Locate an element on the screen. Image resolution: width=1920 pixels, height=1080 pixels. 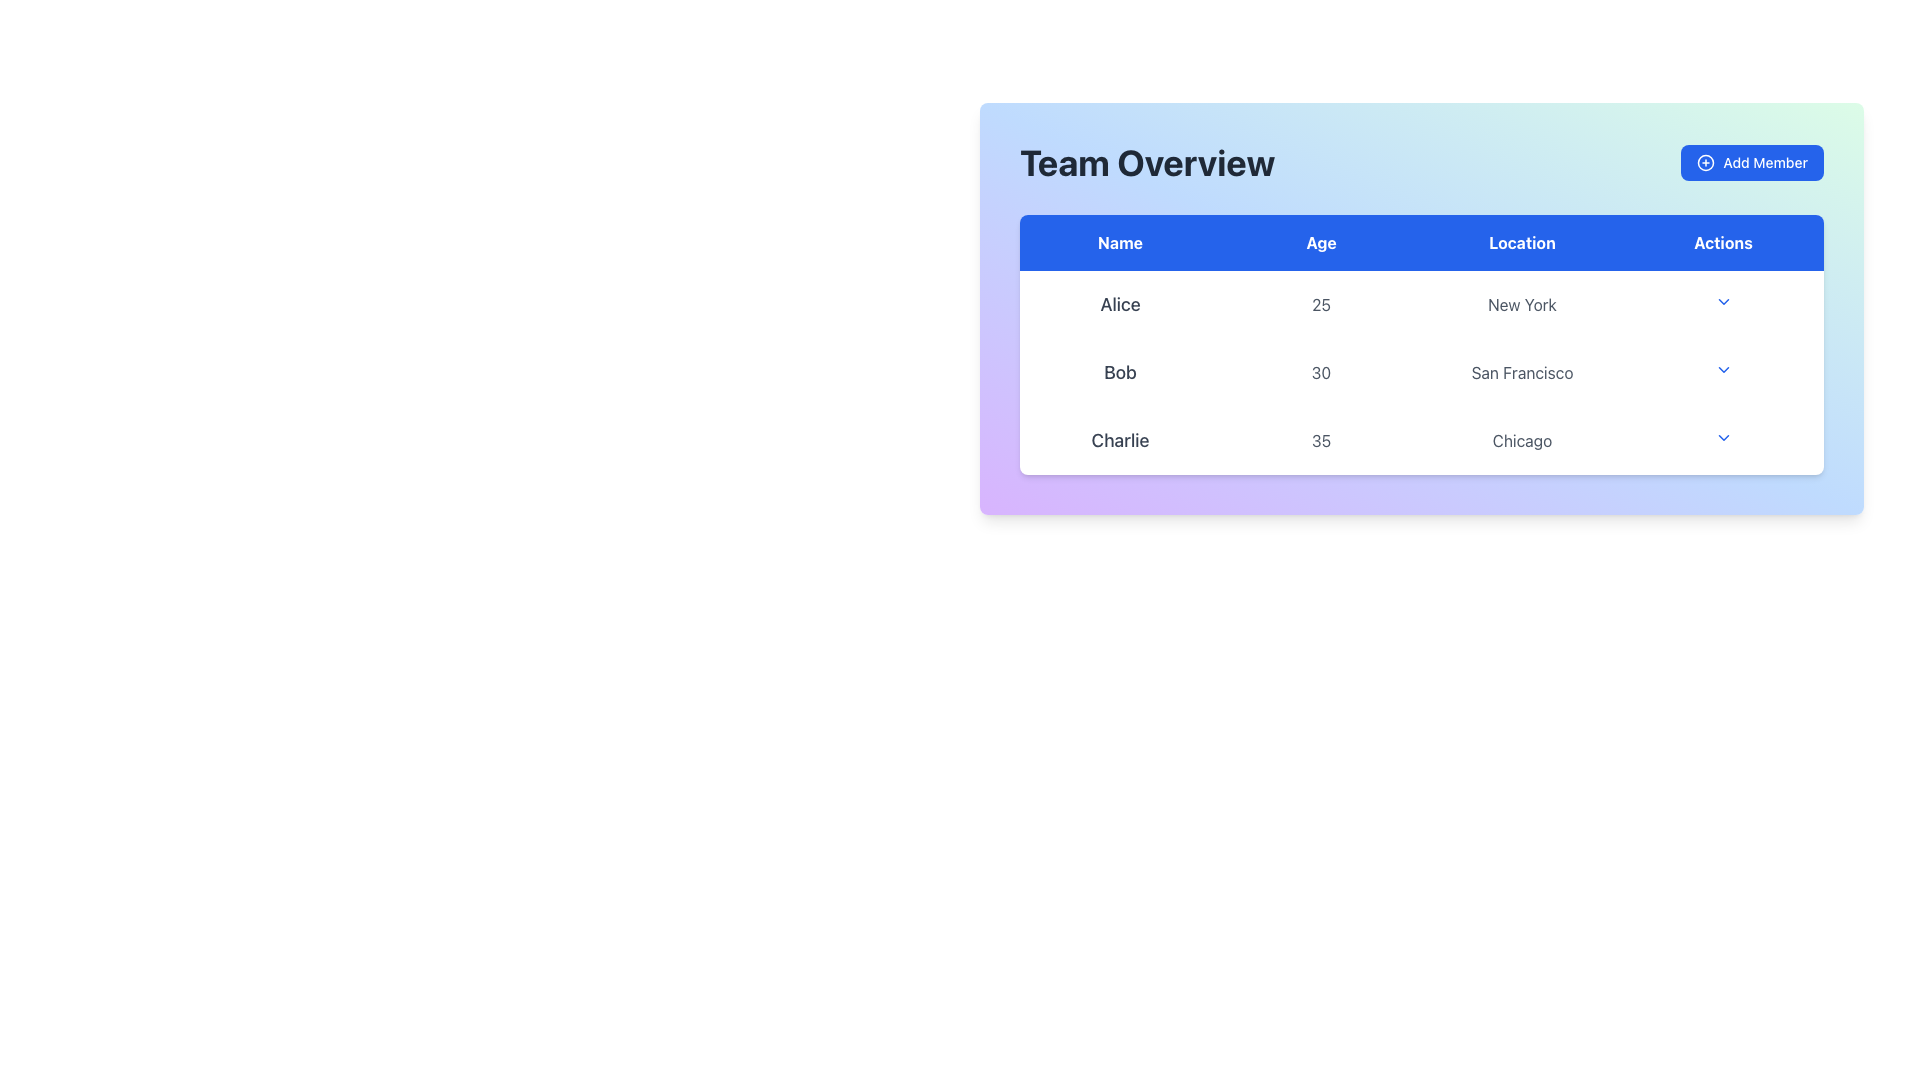
the text element displaying 'San Francisco' in the 'Location' column of the second row for the entry 'Bob' in the 'Team Overview' section is located at coordinates (1521, 373).